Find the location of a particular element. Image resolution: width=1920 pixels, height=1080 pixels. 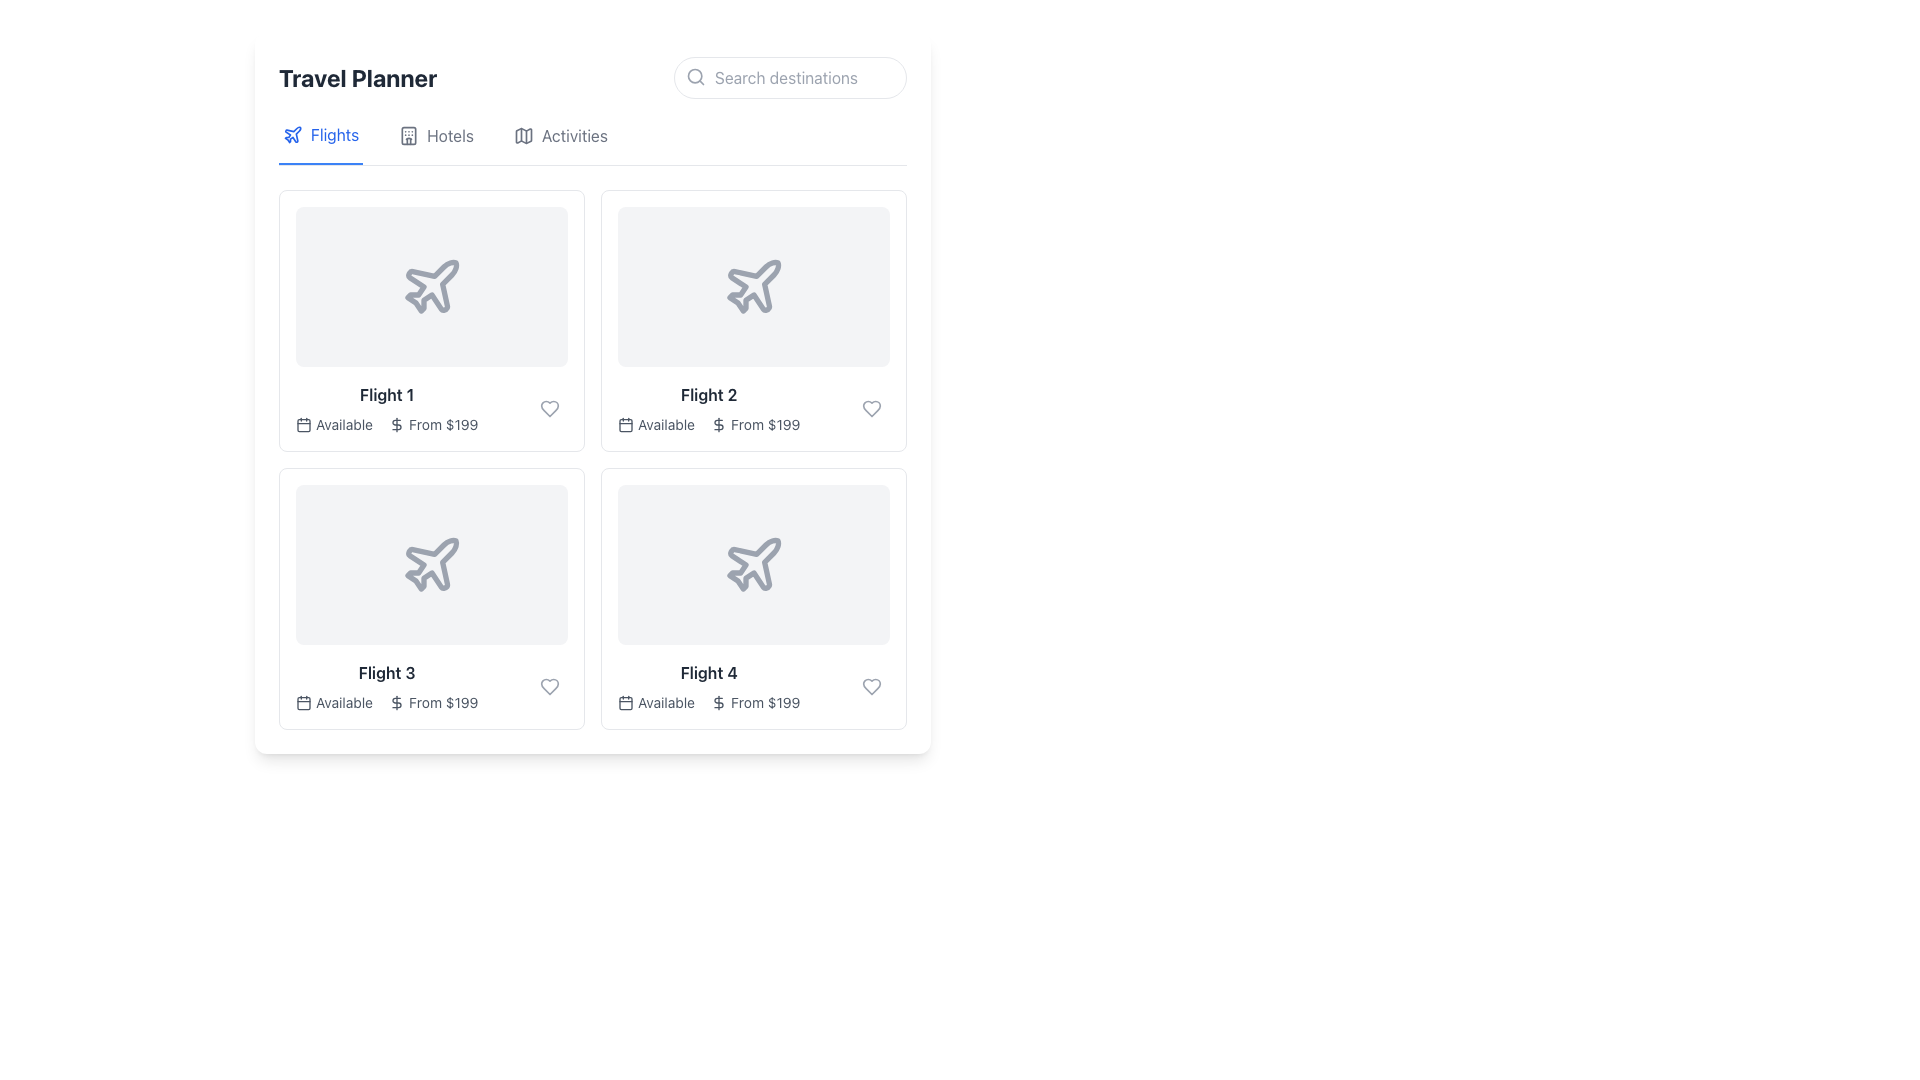

the map icon in the navigation bar, which is adjacent to the 'Flights' icon and represents geographical activities is located at coordinates (523, 135).